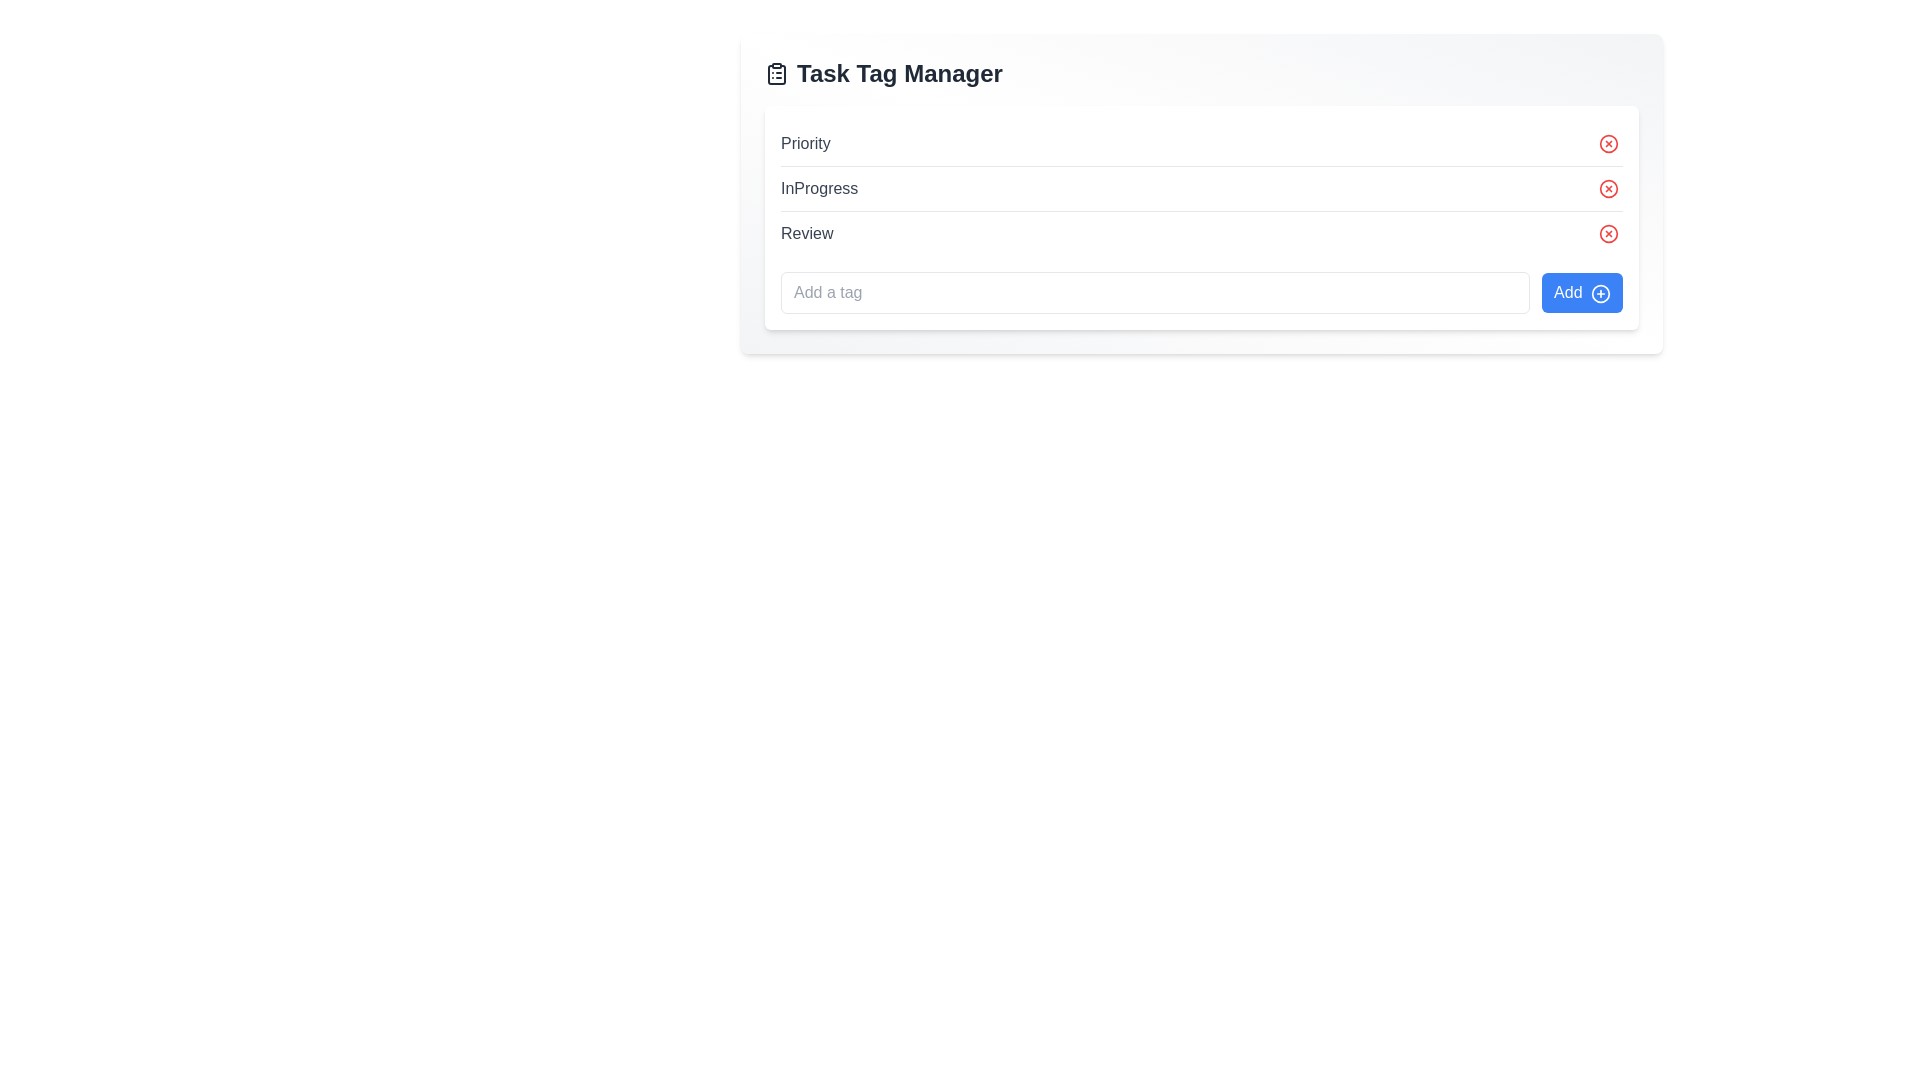 The height and width of the screenshot is (1080, 1920). What do you see at coordinates (776, 73) in the screenshot?
I see `the clipboard icon associated with the Task Tag Manager feature, located to the left of the 'Task Tag Manager' heading` at bounding box center [776, 73].